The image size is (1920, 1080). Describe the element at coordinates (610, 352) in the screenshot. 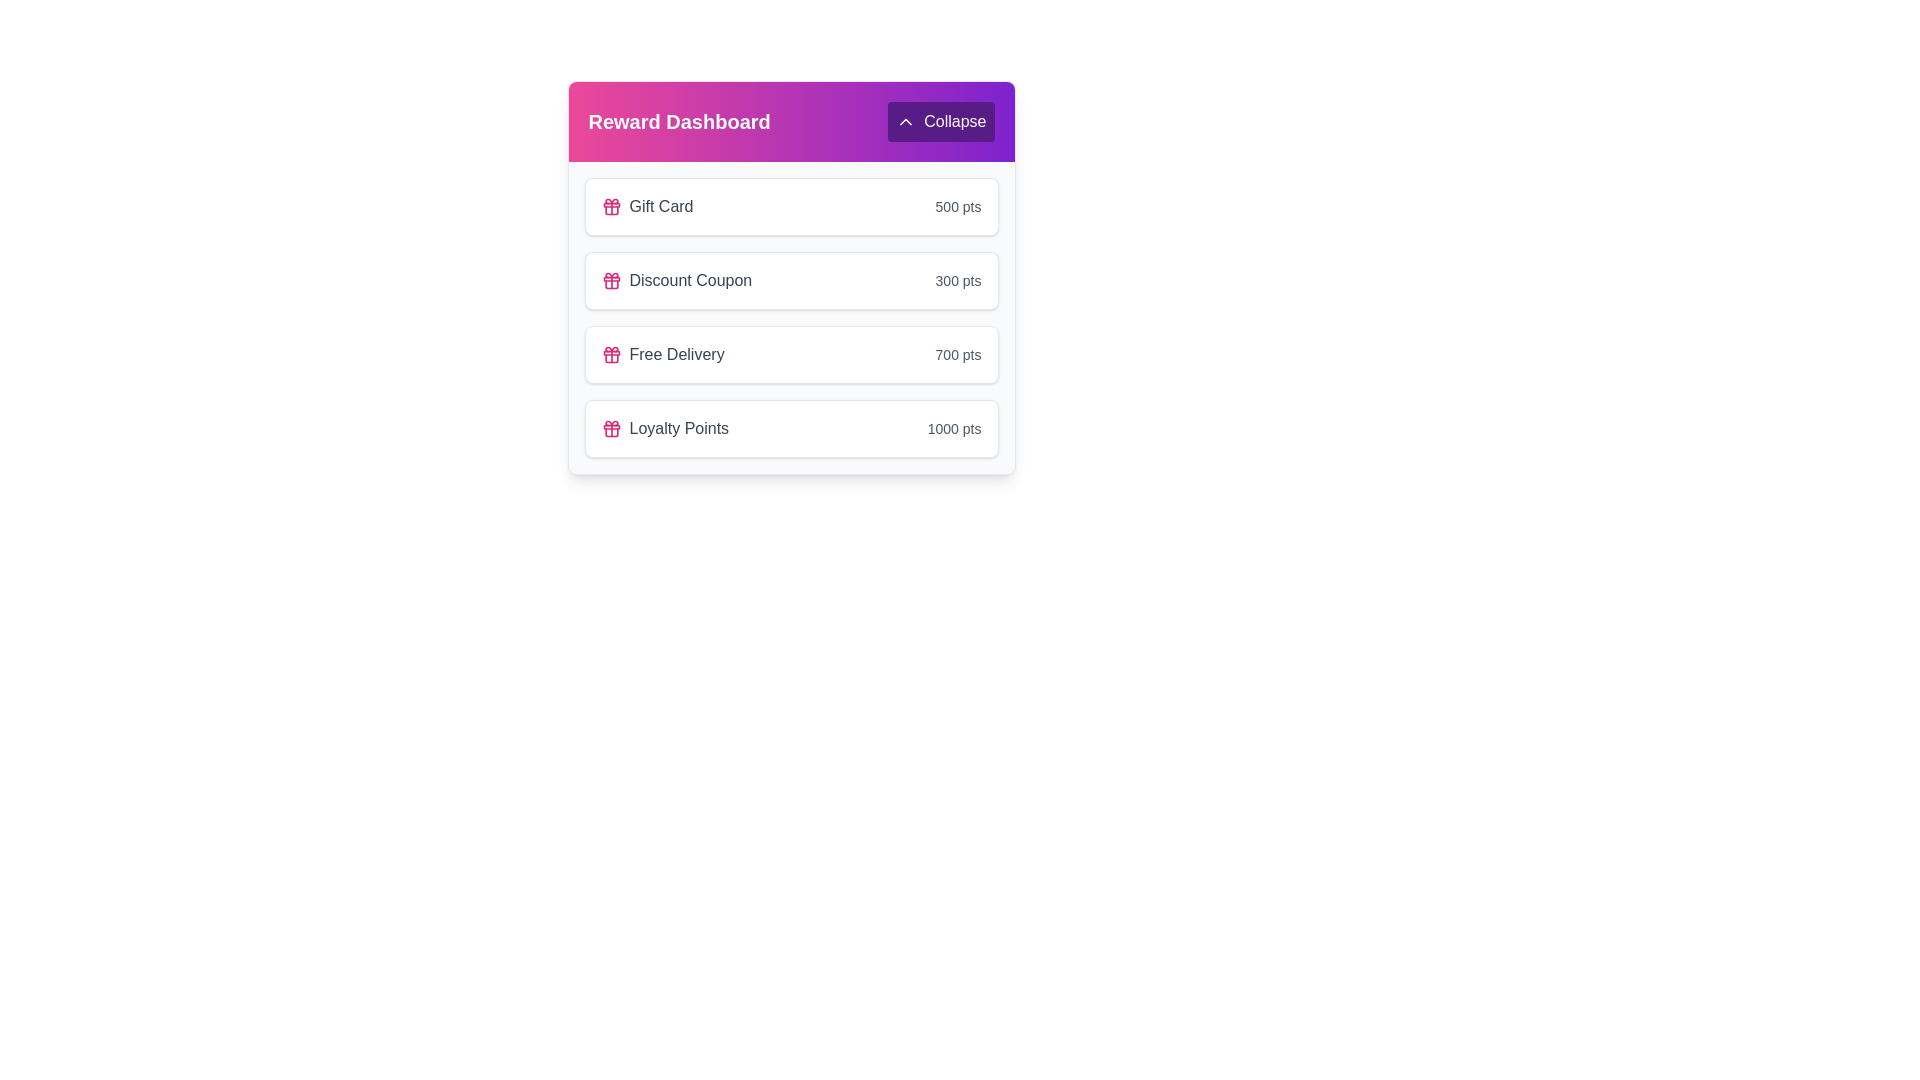

I see `the non-interactive decorative shape that forms the top pink section of the gift box in the Reward Dashboard interface` at that location.